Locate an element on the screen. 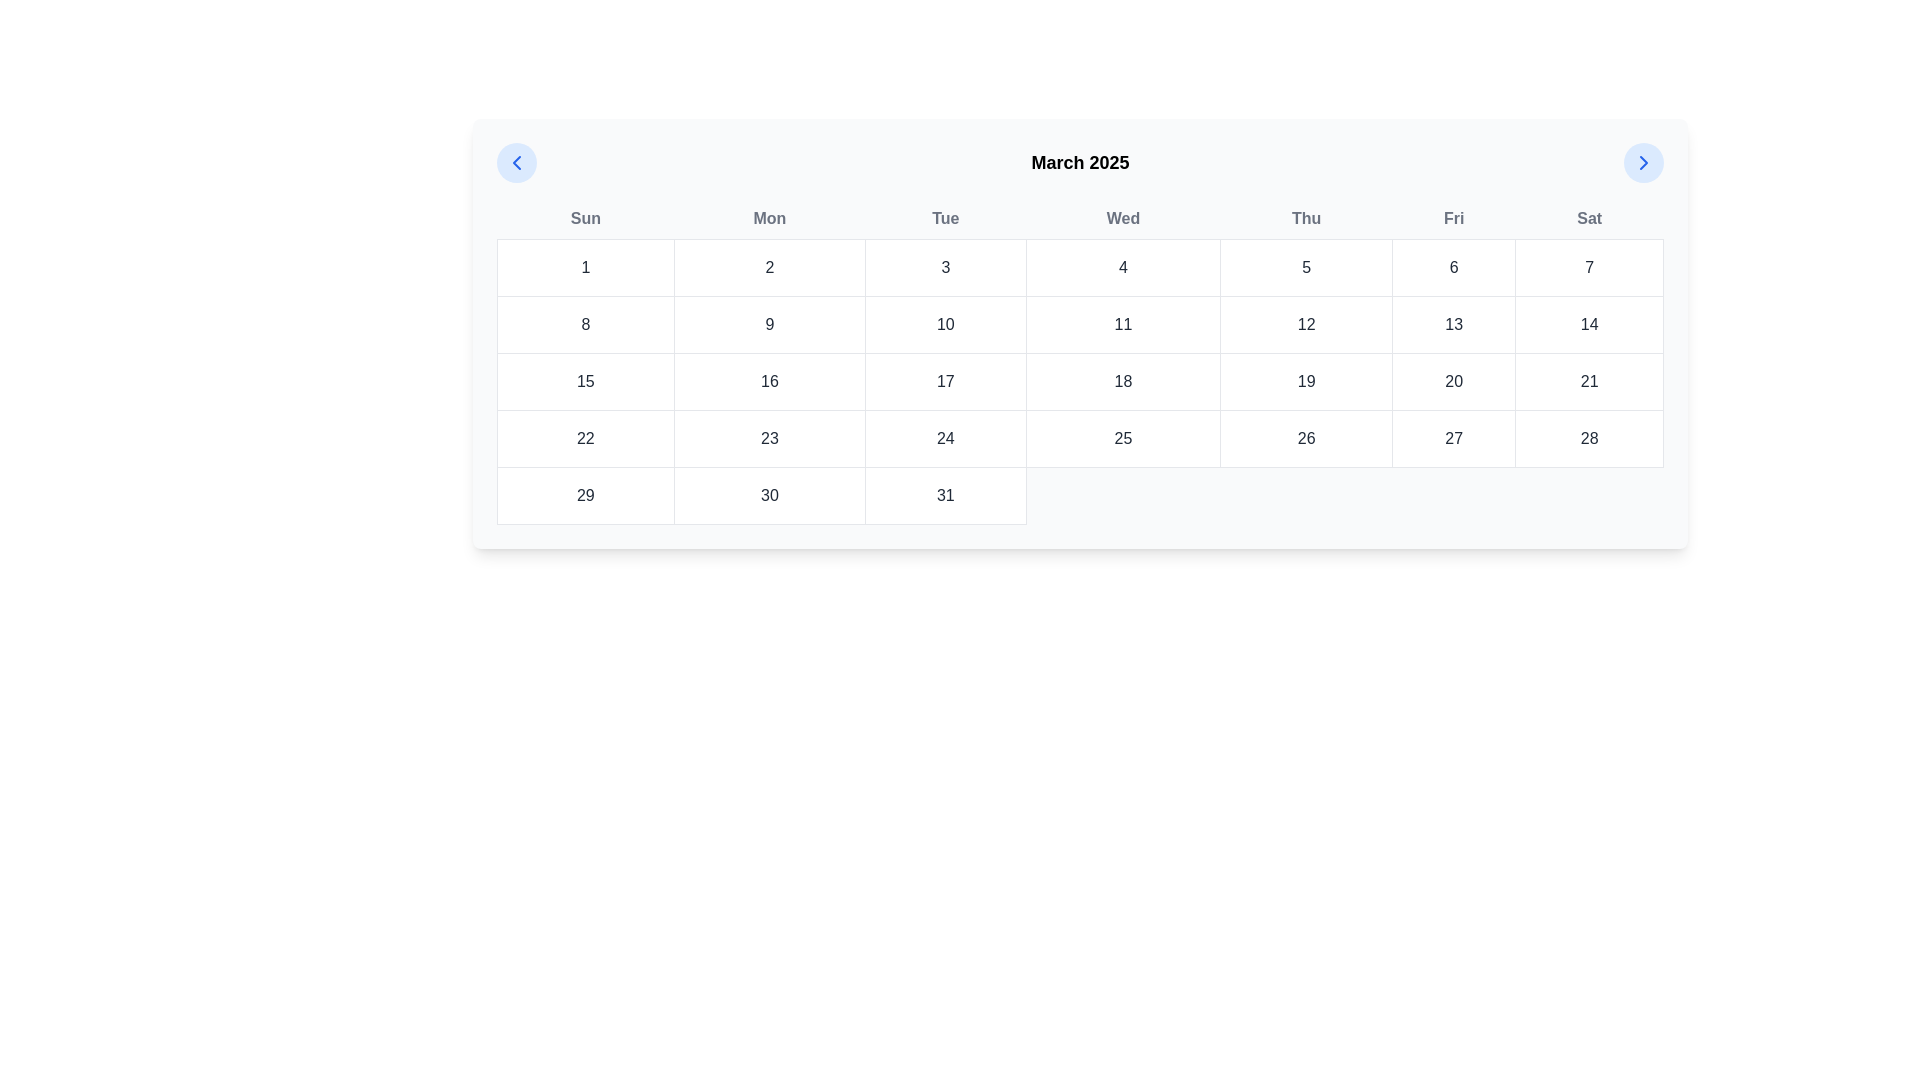 This screenshot has height=1080, width=1920. the static text element displaying the date '1' in the calendar grid, located under the Sunday column heading is located at coordinates (584, 266).